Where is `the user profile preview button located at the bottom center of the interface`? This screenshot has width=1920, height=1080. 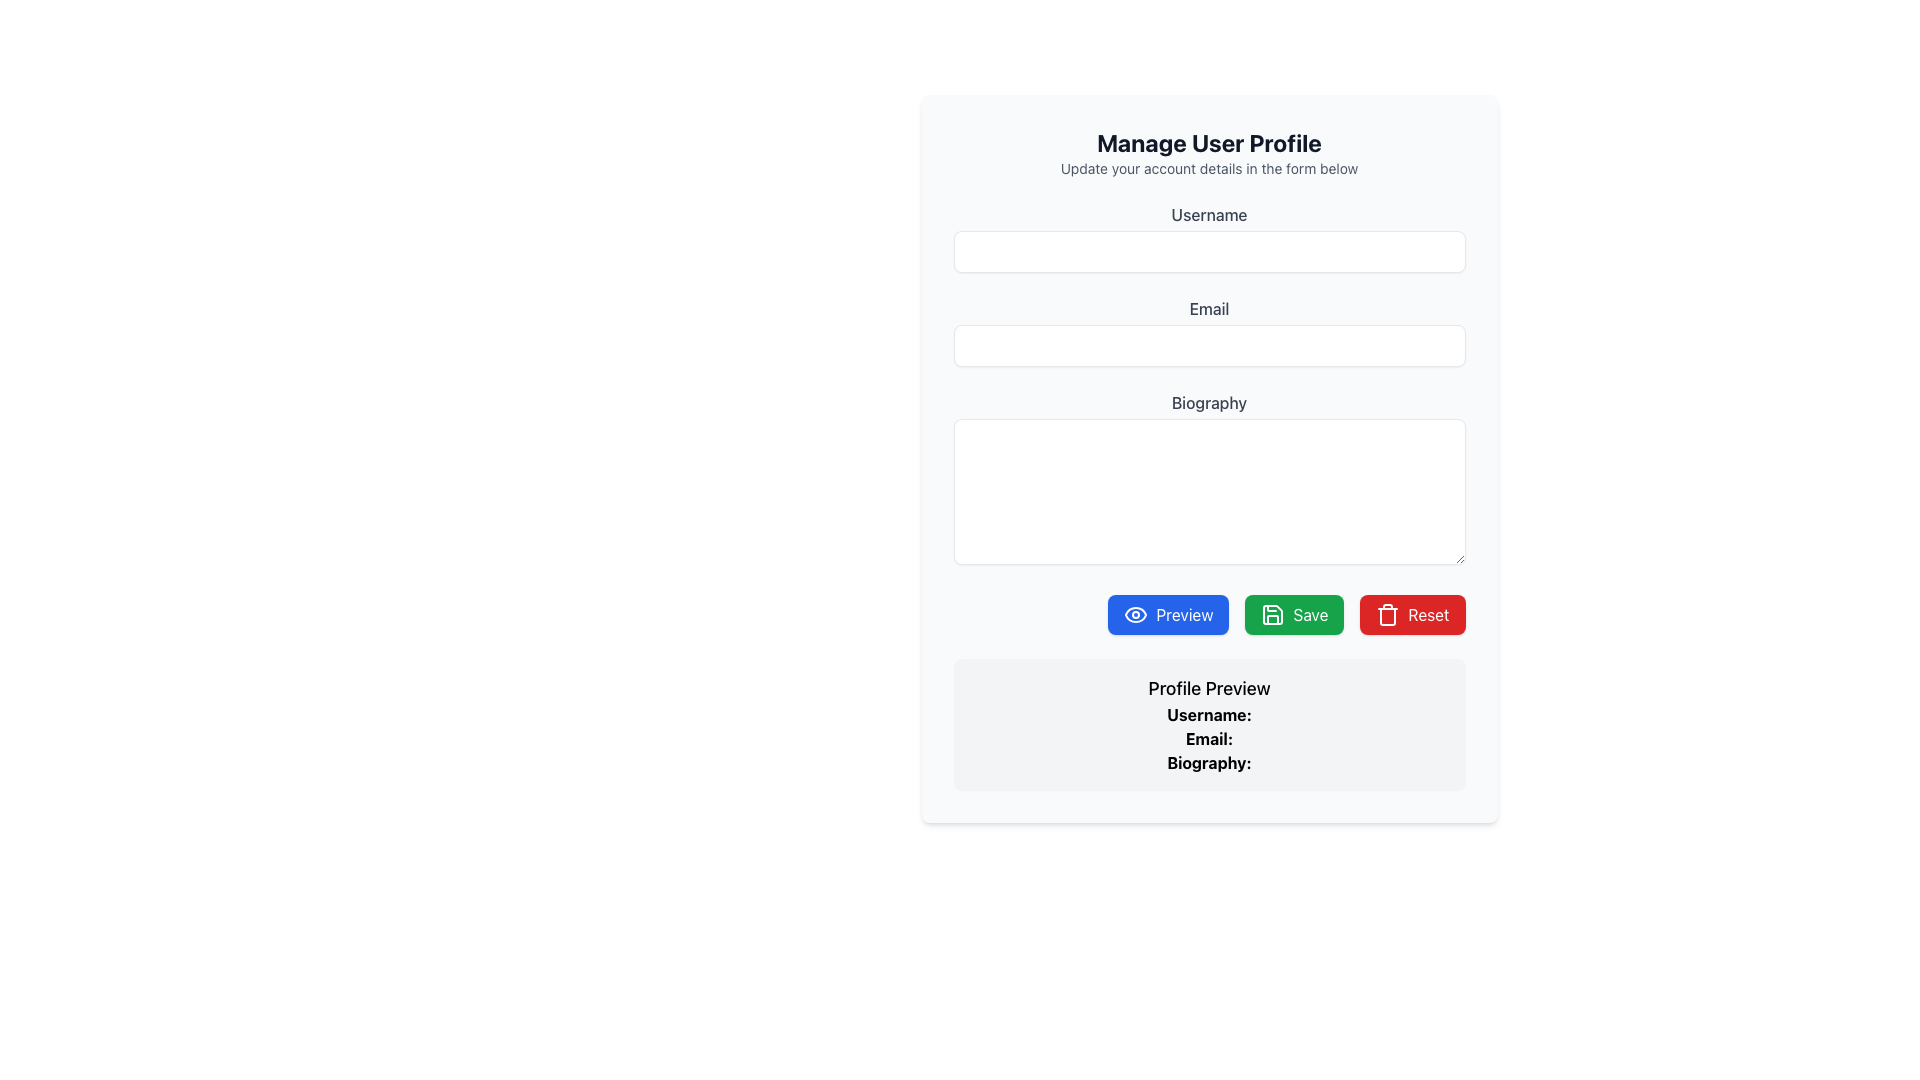
the user profile preview button located at the bottom center of the interface is located at coordinates (1168, 613).